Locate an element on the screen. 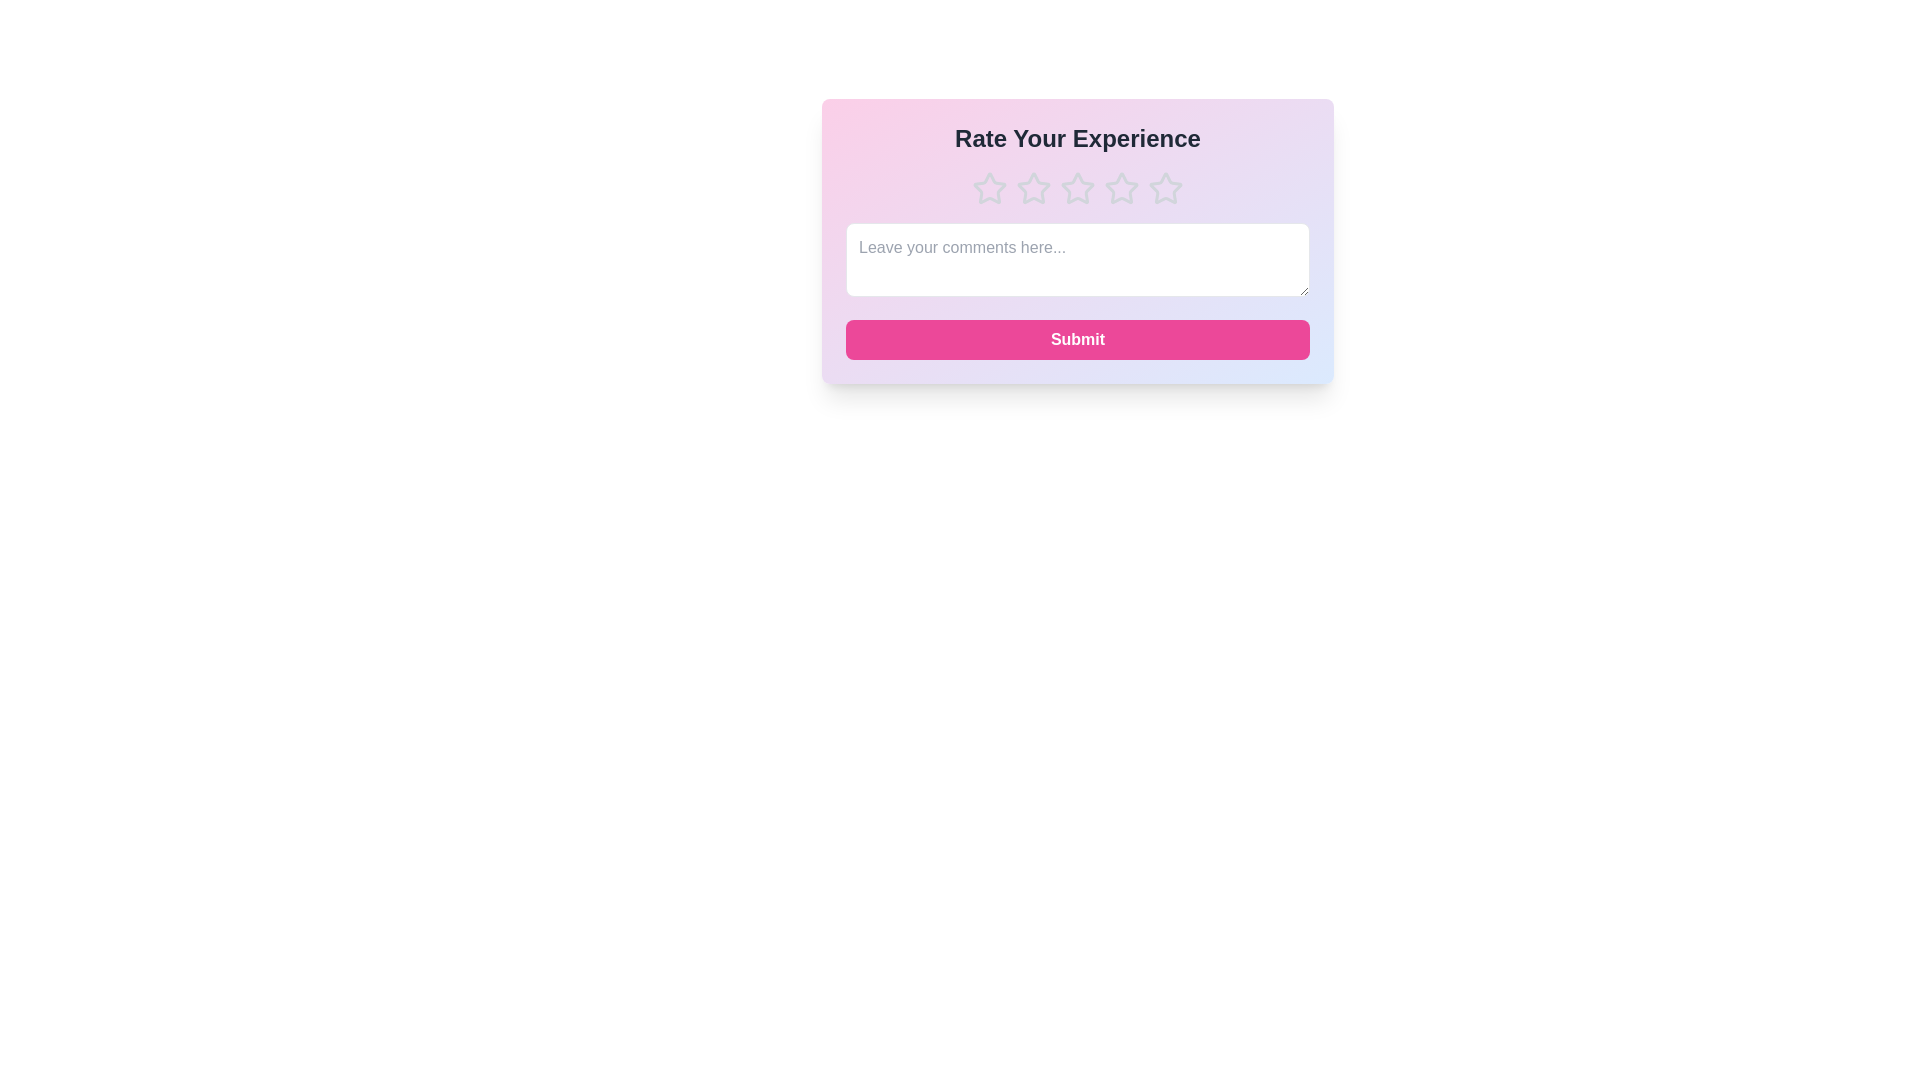 This screenshot has height=1080, width=1920. the star corresponding to 2 to preview the rating is located at coordinates (1033, 189).